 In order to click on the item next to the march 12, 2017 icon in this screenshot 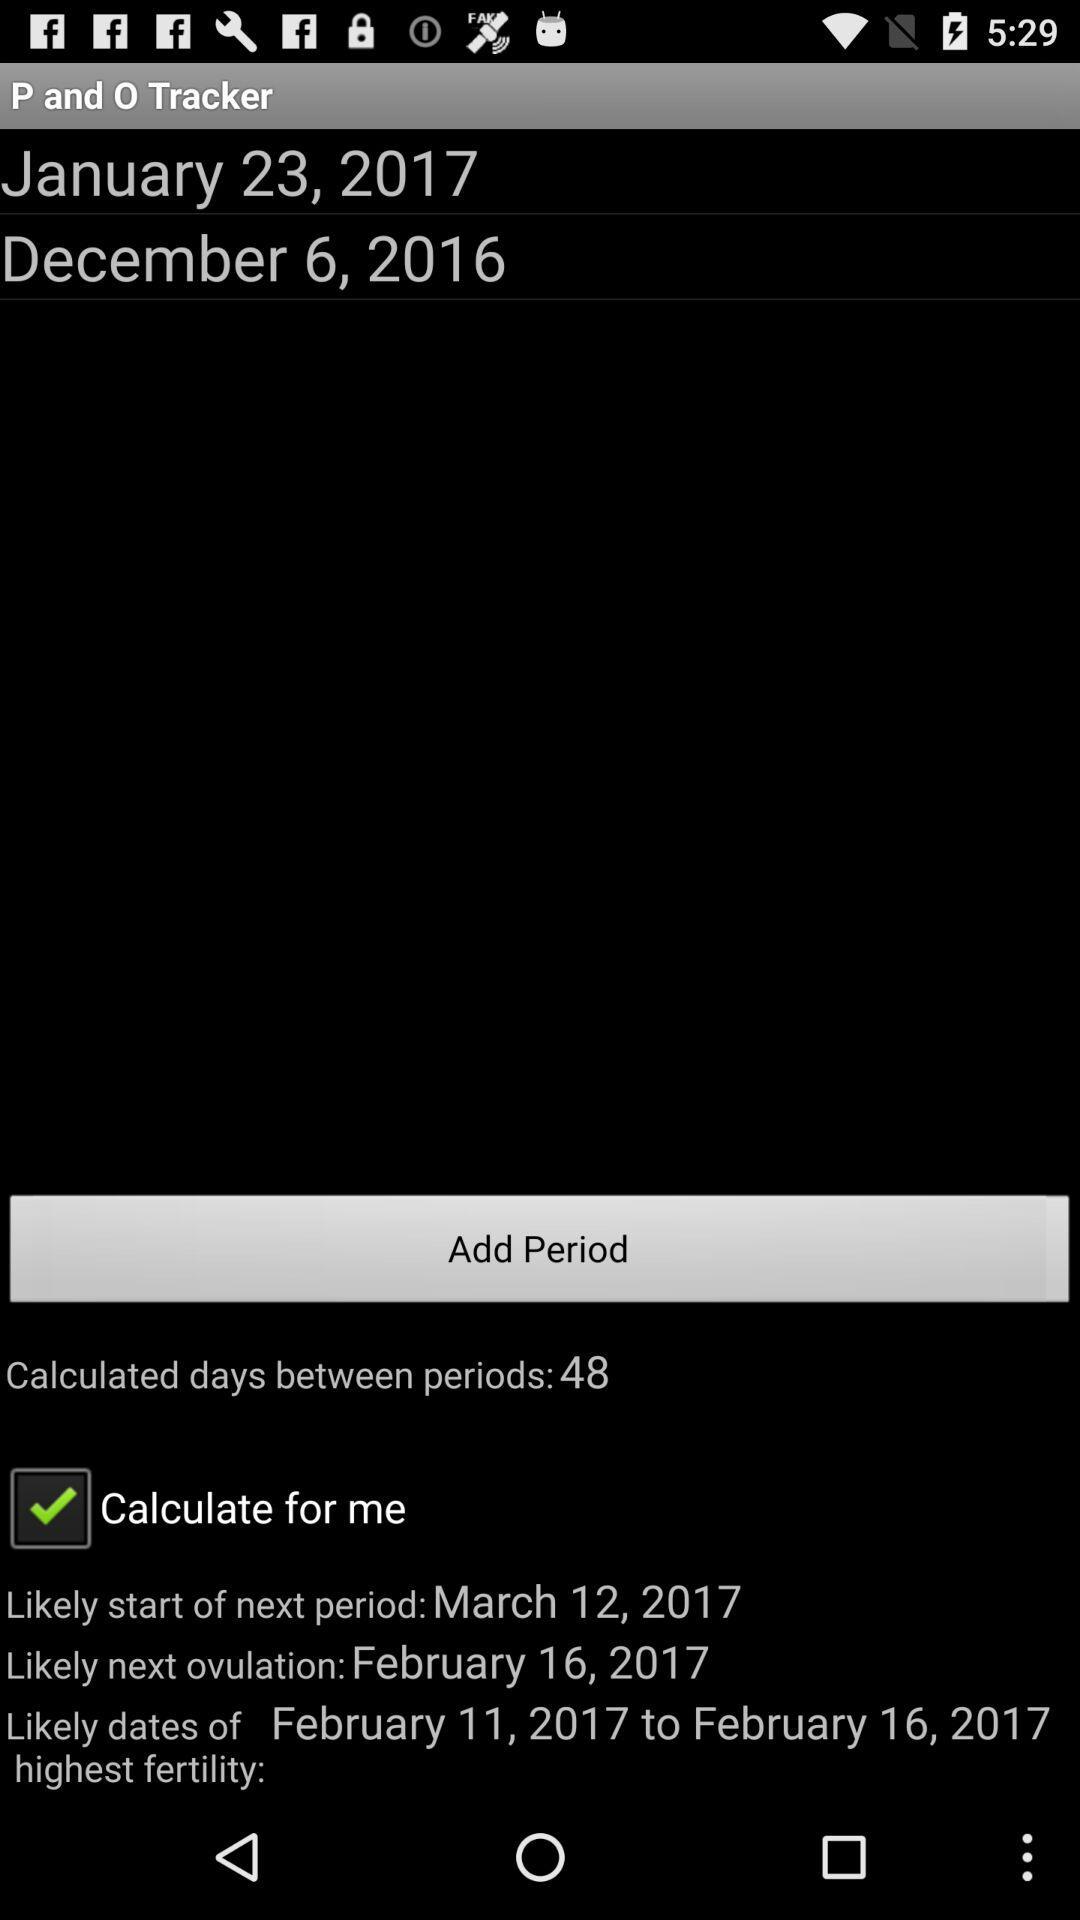, I will do `click(203, 1506)`.